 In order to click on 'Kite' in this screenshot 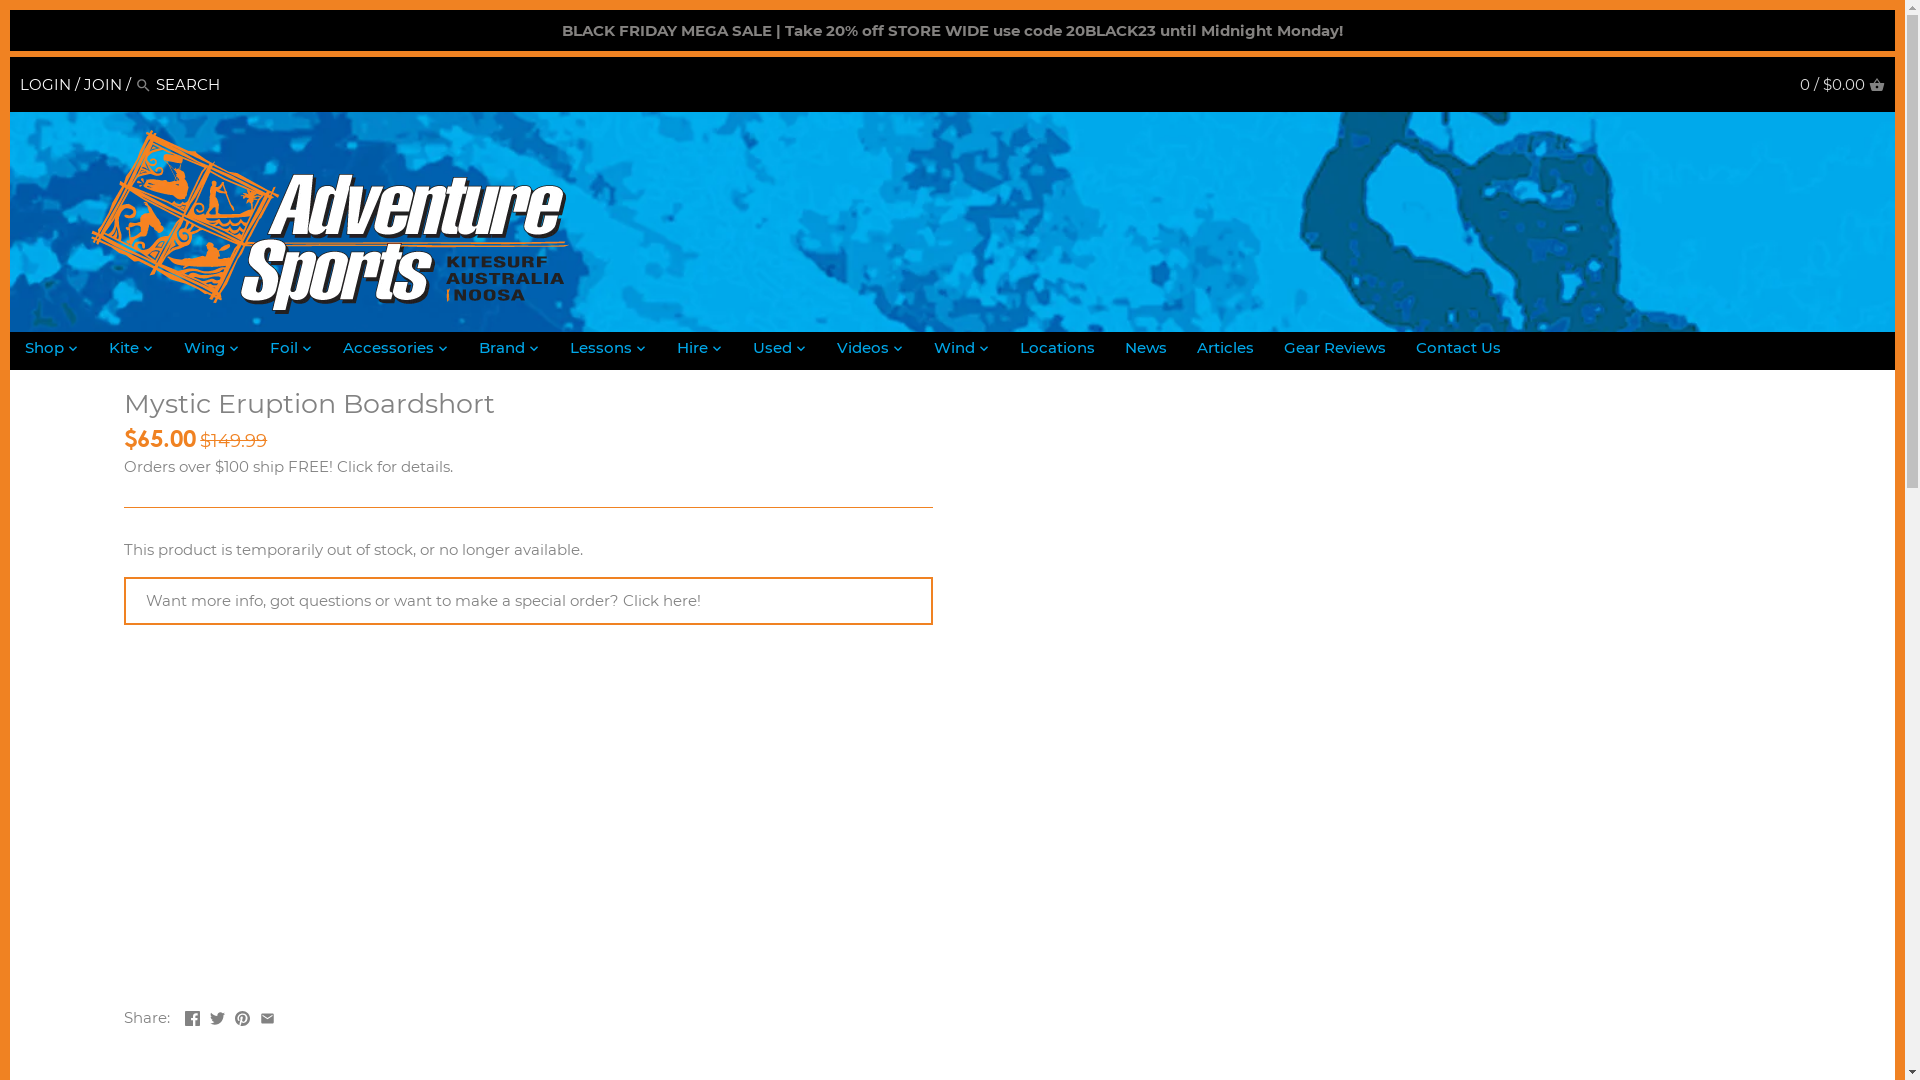, I will do `click(123, 350)`.